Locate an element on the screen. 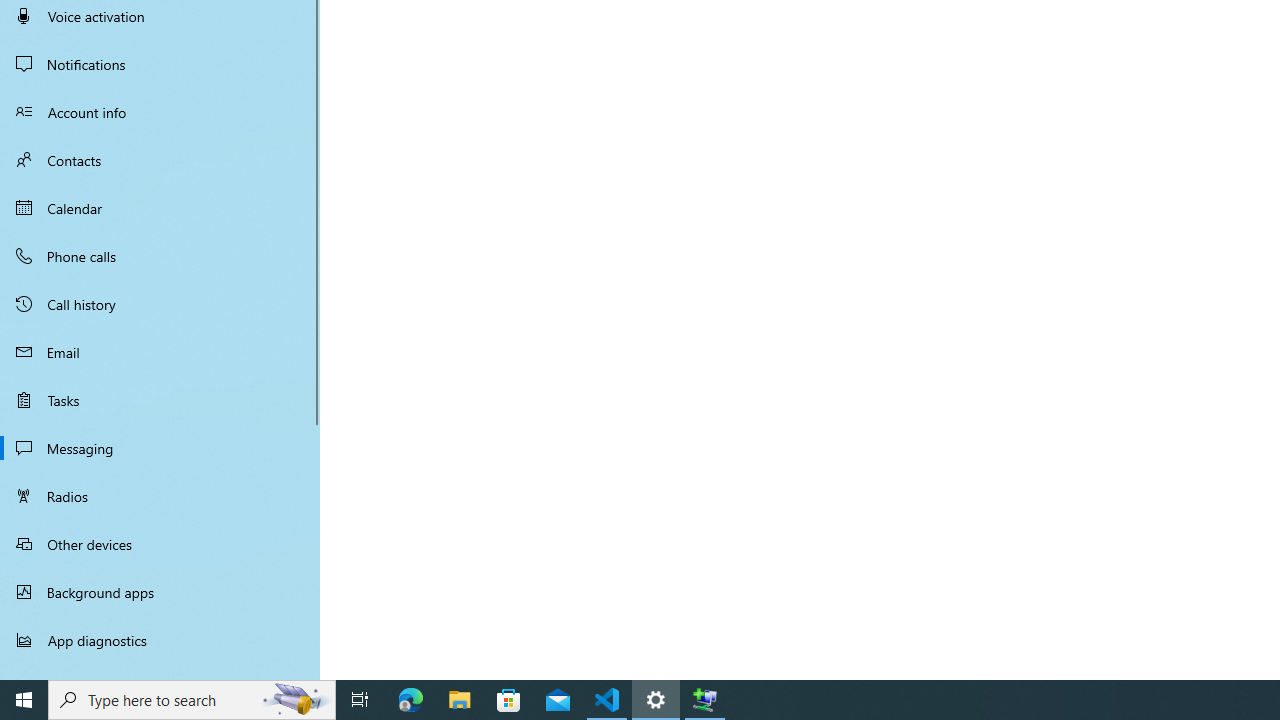  'Account info' is located at coordinates (160, 111).